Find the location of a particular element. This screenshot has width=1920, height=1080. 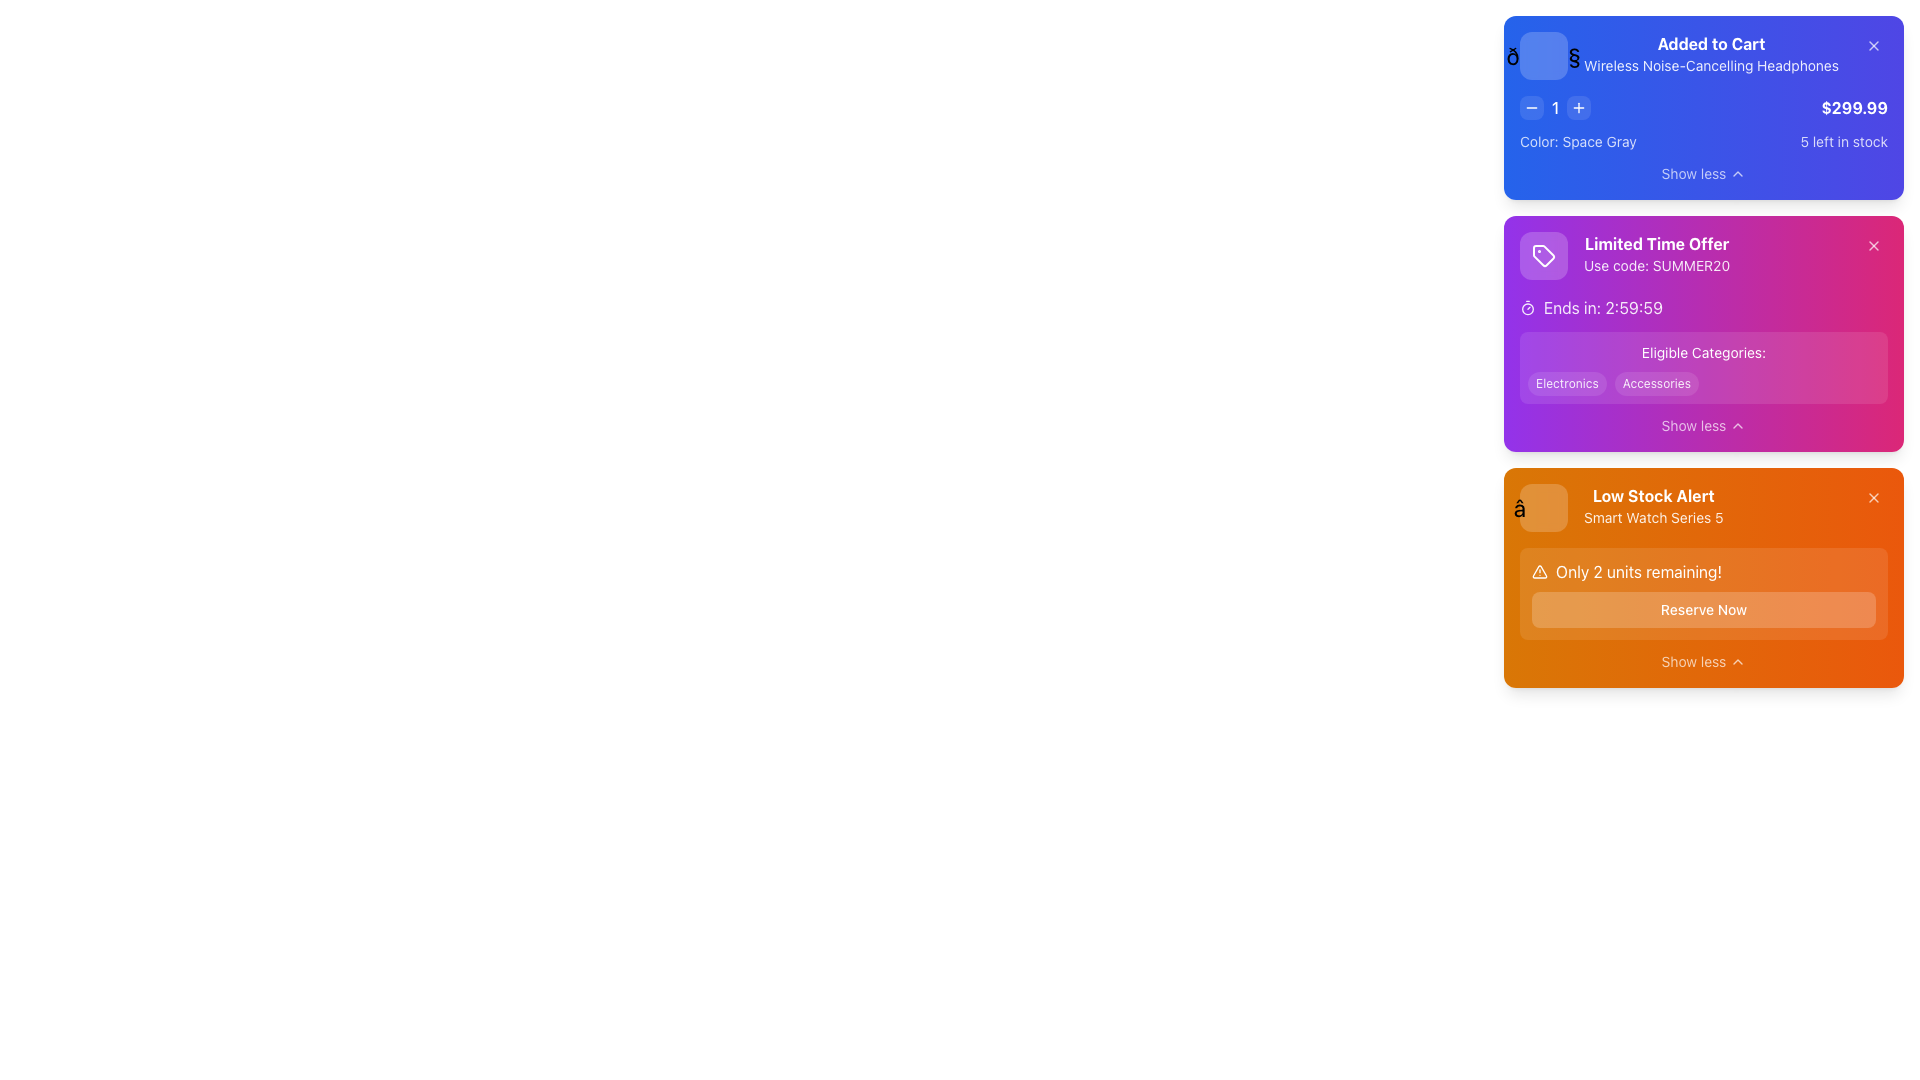

the white-colored numerical digit '1' displayed in medium-weight sans-serif font, which is located between the decrement and increment buttons in a blue-themed interface is located at coordinates (1554, 108).